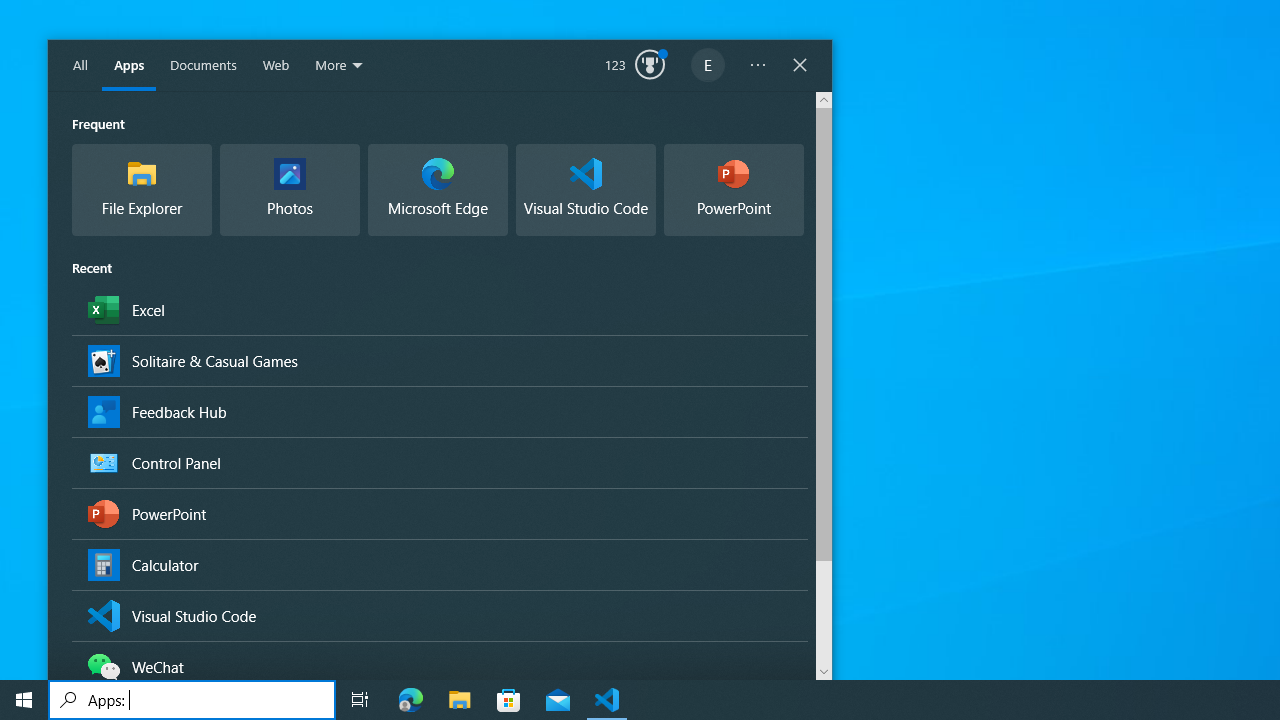 The image size is (1280, 720). I want to click on 'Search box', so click(192, 698).